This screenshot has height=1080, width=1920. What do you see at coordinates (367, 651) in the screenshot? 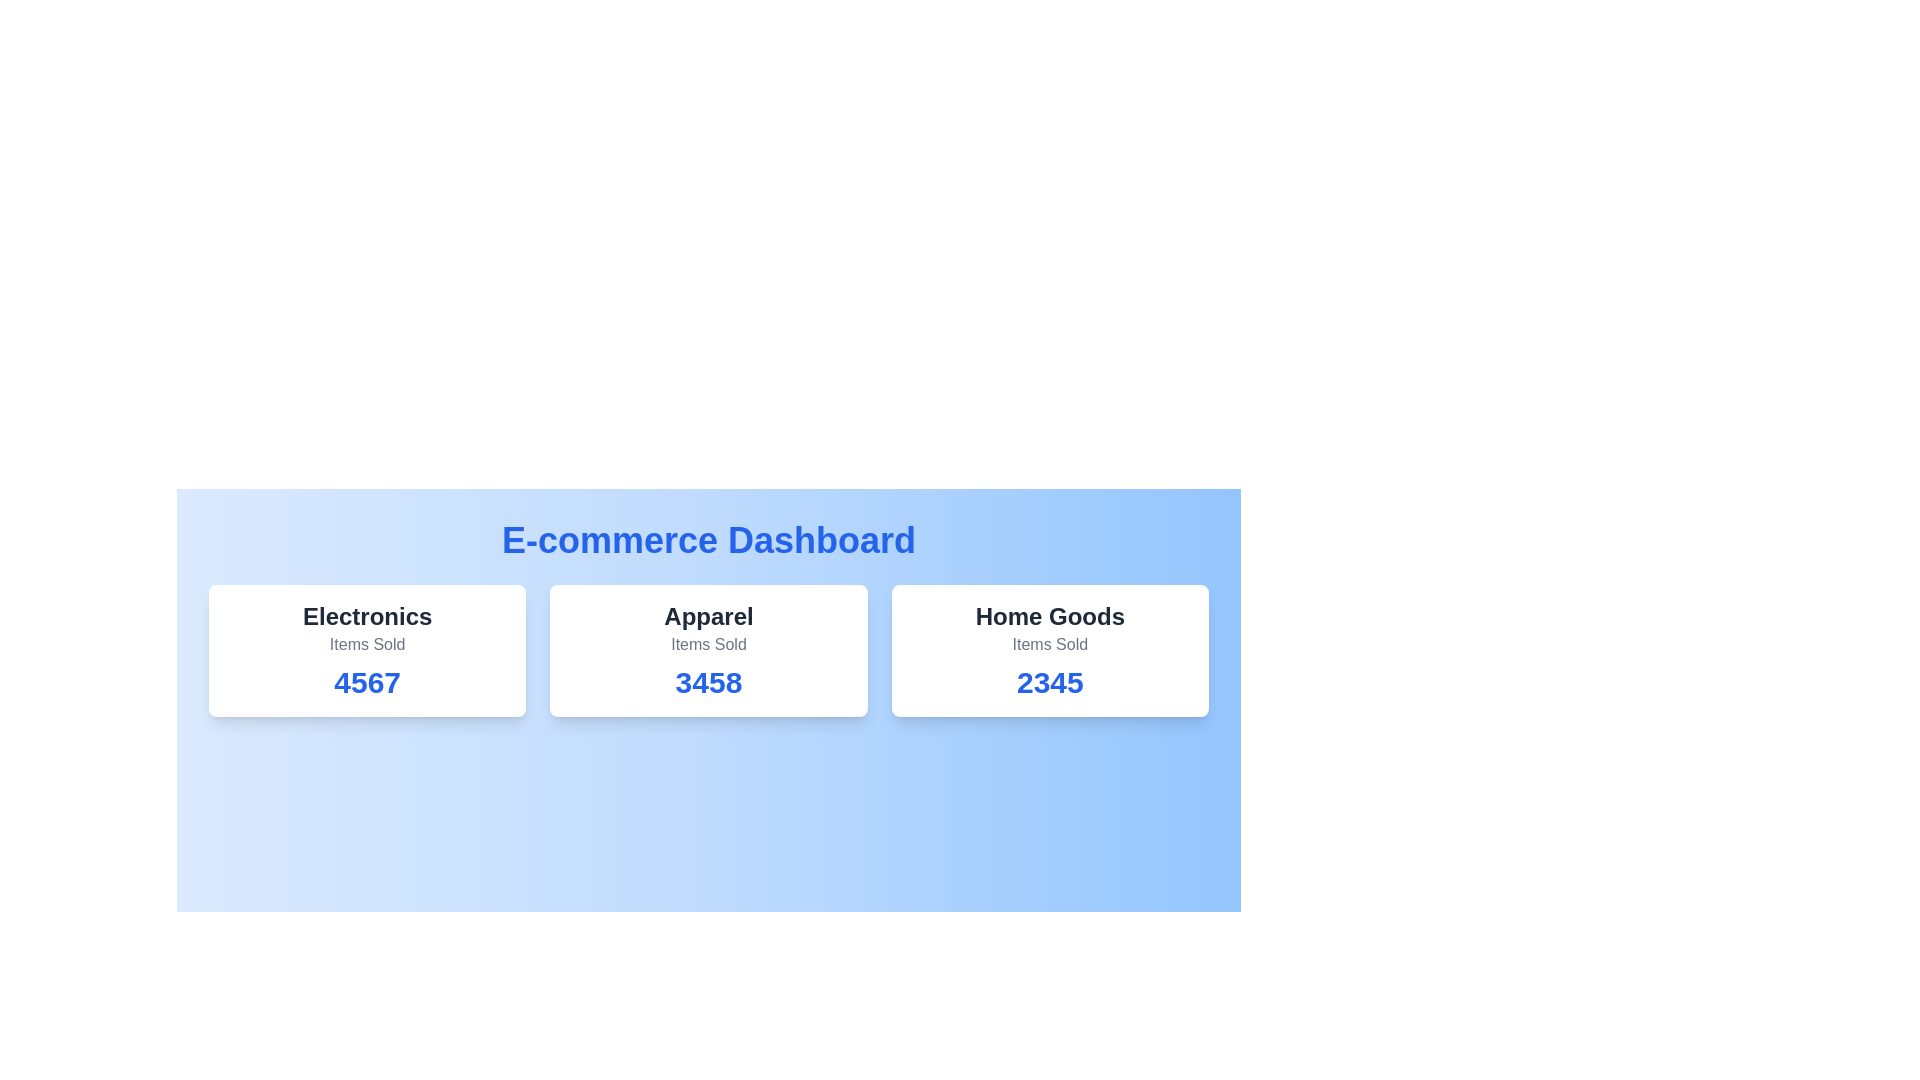
I see `the category card for Electronics` at bounding box center [367, 651].